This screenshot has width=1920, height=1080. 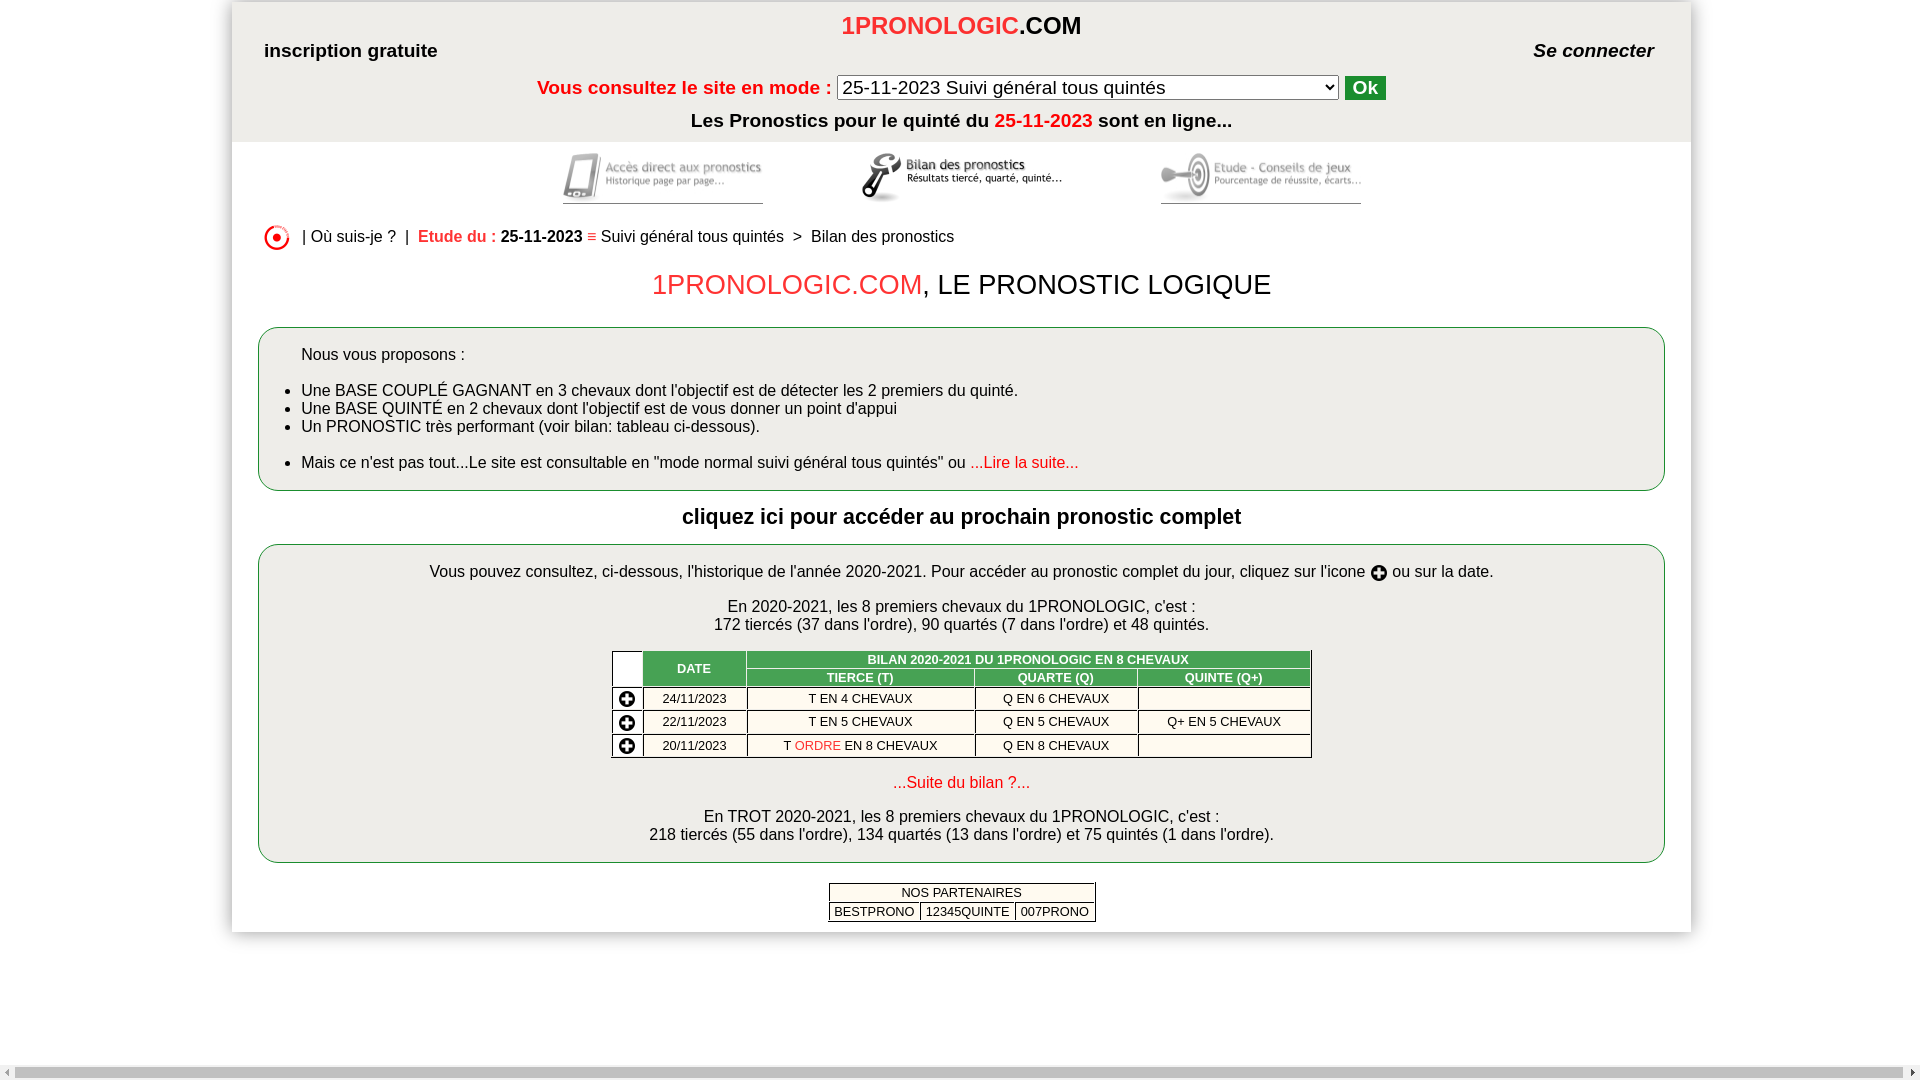 I want to click on 'voir le pronostic complet du 24-11-2023', so click(x=626, y=696).